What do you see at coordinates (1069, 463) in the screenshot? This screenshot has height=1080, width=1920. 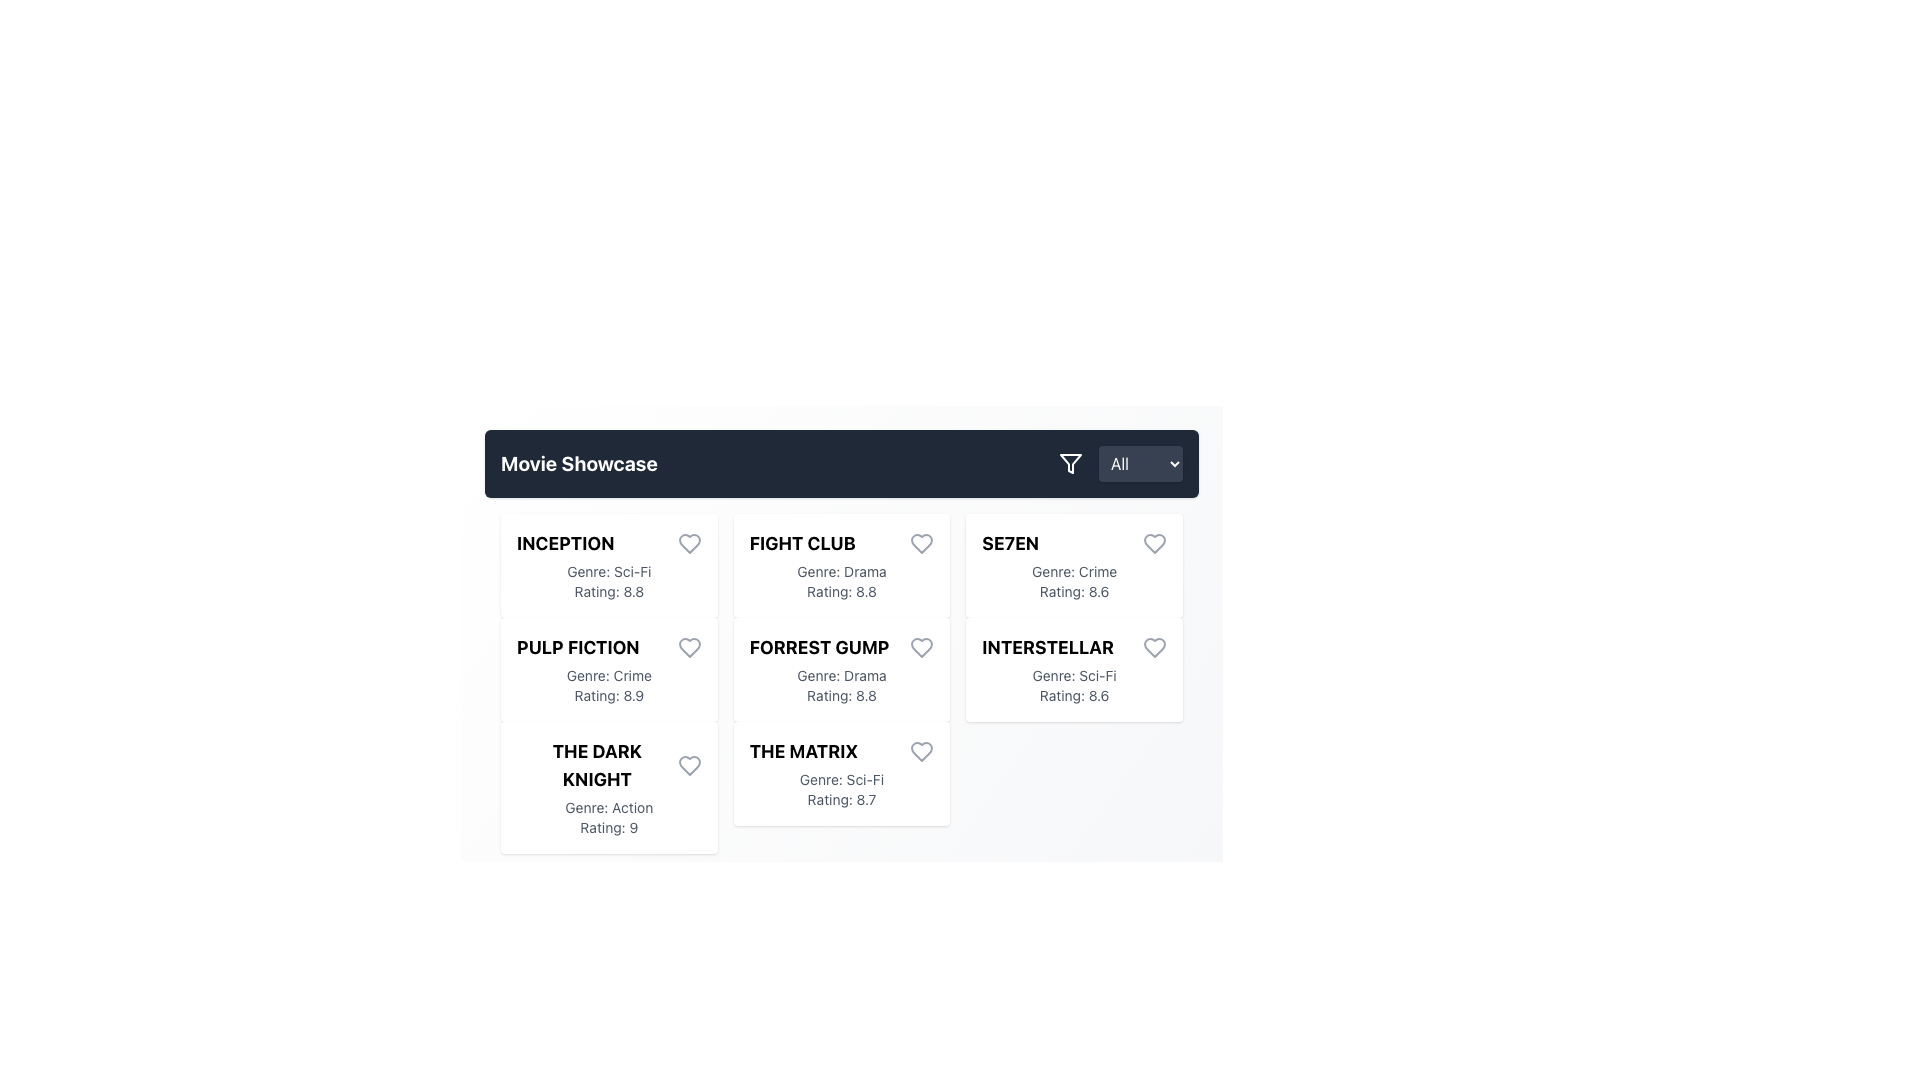 I see `the center of the filter icon, which is a triangular, funnel-like icon located in the toolbar at the top right side of the interface` at bounding box center [1069, 463].